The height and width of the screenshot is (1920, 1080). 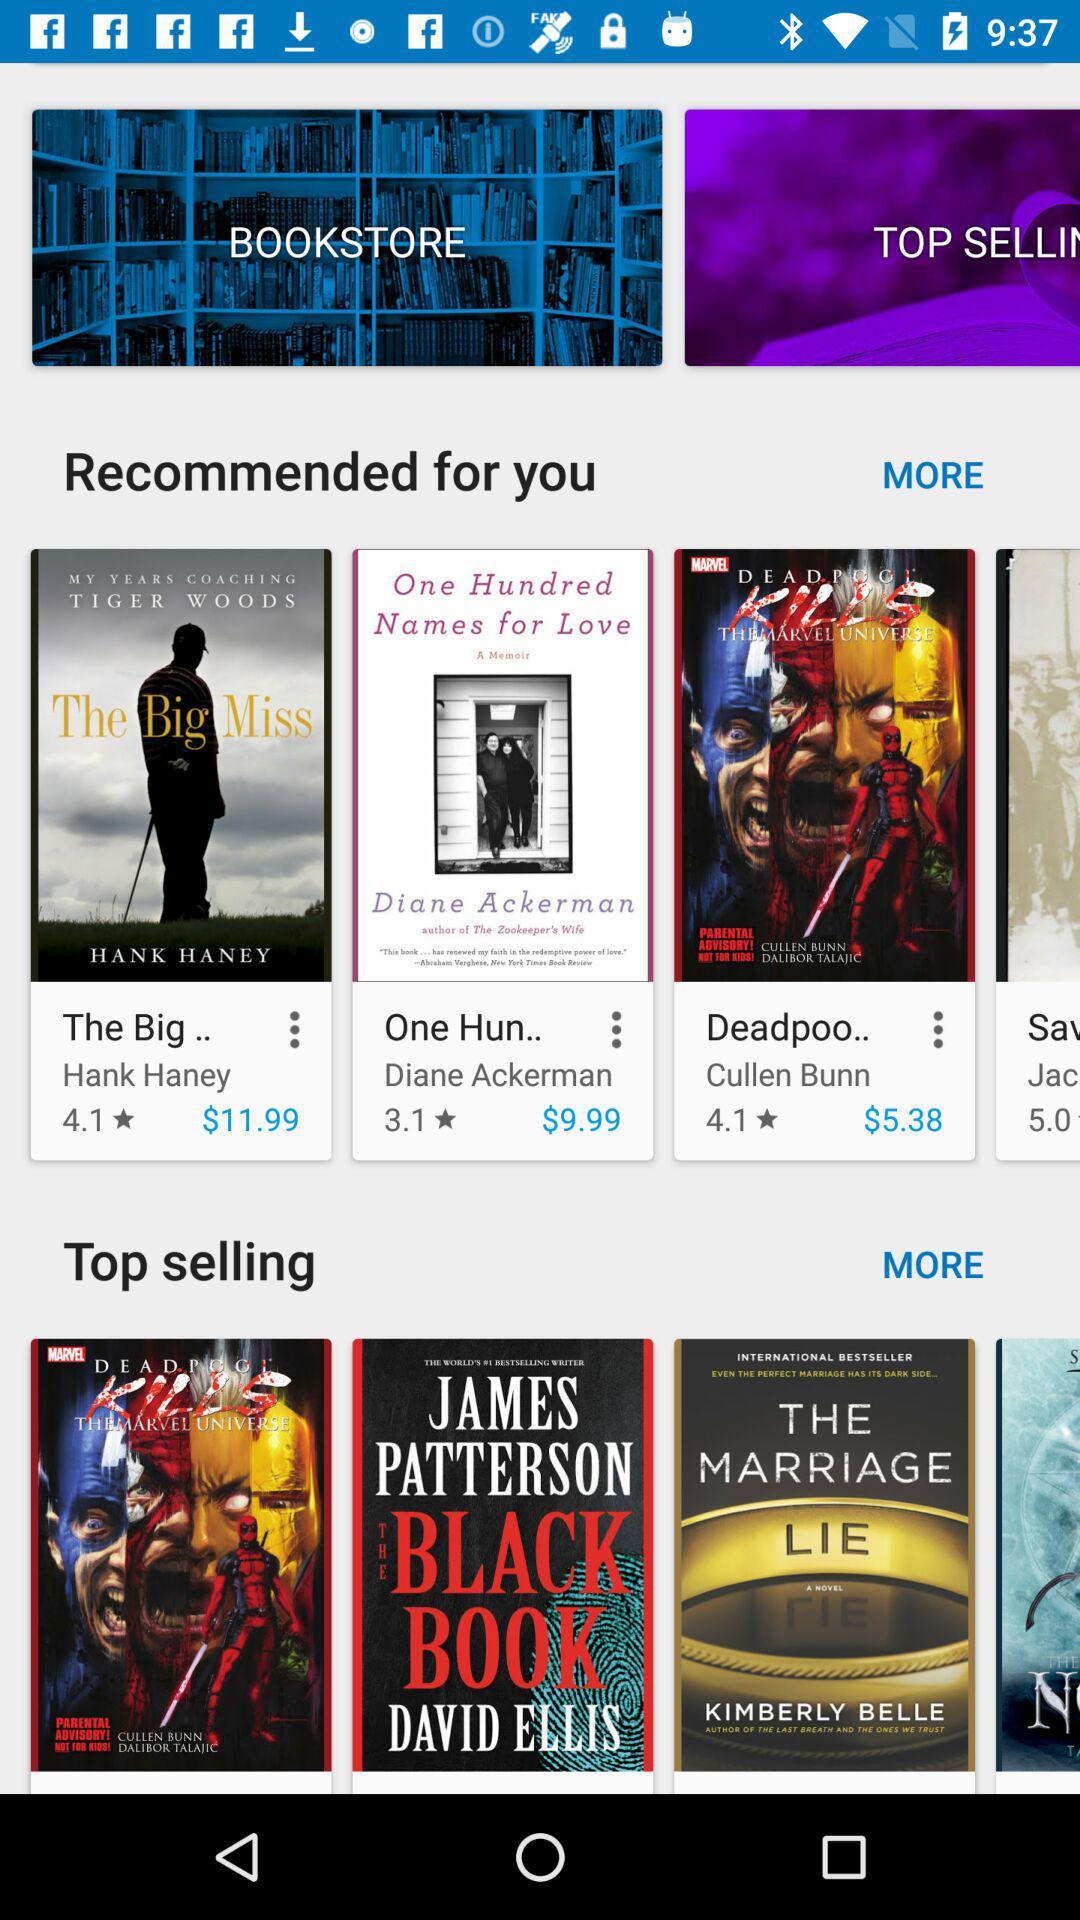 What do you see at coordinates (501, 1559) in the screenshot?
I see `the second image which is below the top selling` at bounding box center [501, 1559].